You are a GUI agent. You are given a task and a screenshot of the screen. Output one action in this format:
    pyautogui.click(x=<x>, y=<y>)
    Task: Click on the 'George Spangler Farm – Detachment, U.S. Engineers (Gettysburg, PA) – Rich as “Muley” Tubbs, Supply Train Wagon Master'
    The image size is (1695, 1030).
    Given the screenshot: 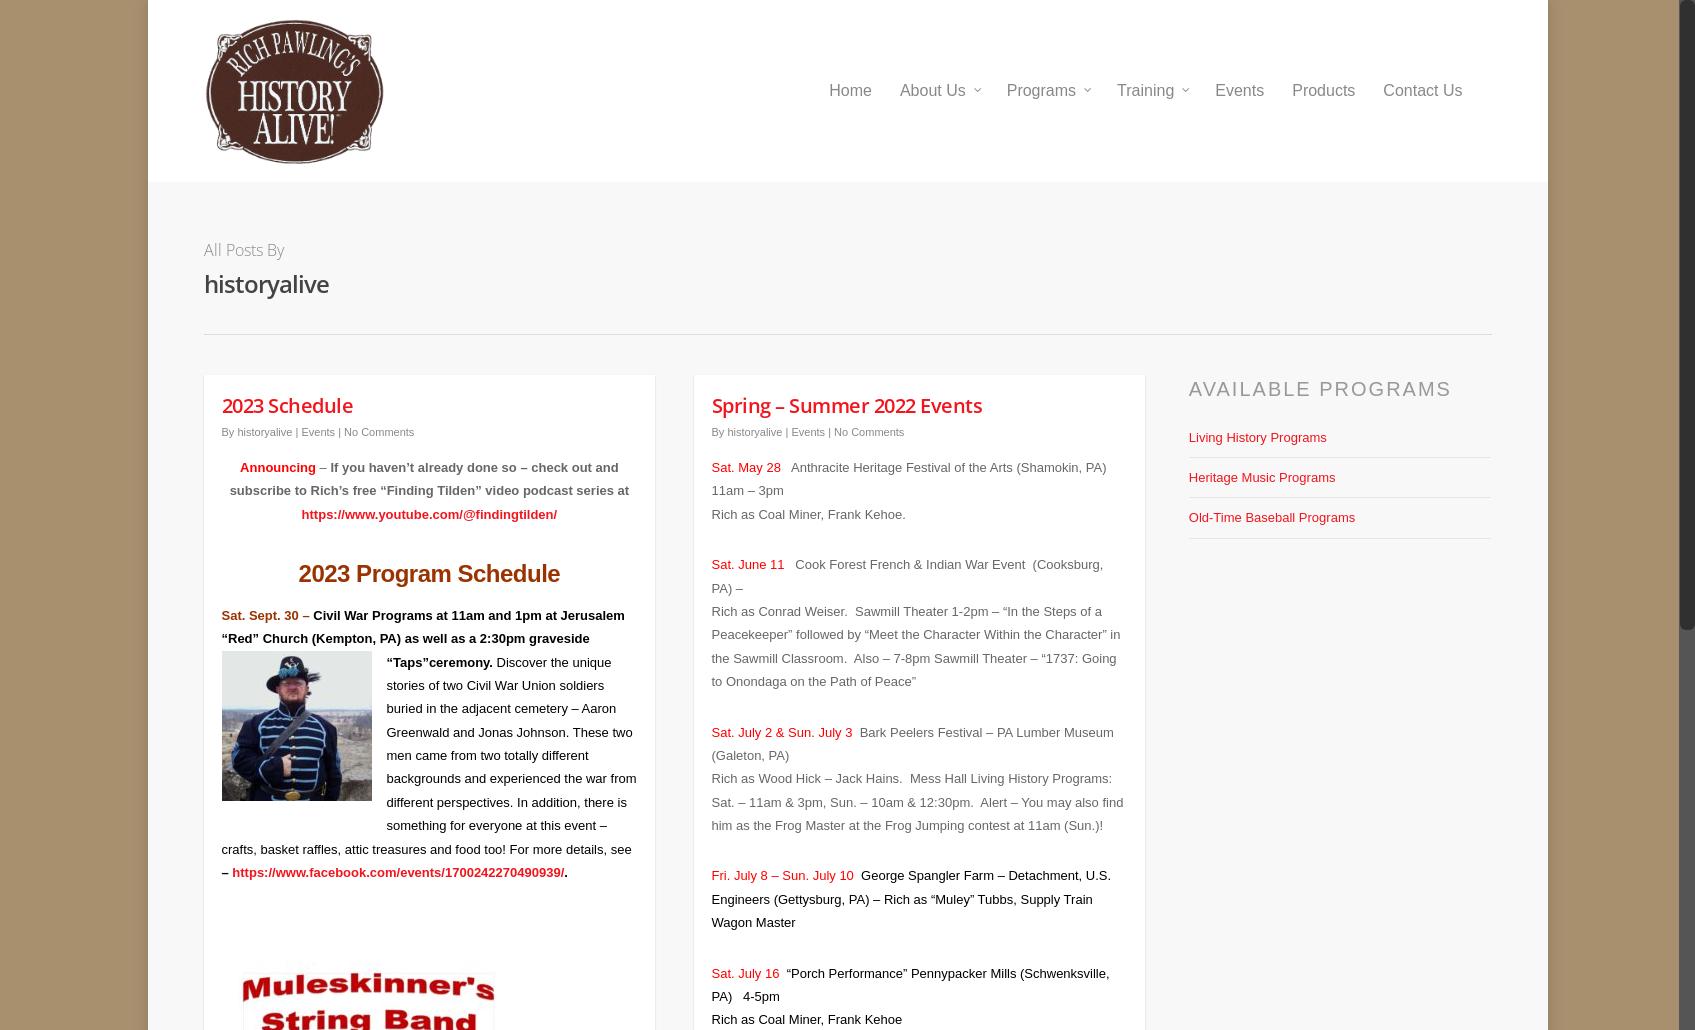 What is the action you would take?
    pyautogui.click(x=910, y=884)
    